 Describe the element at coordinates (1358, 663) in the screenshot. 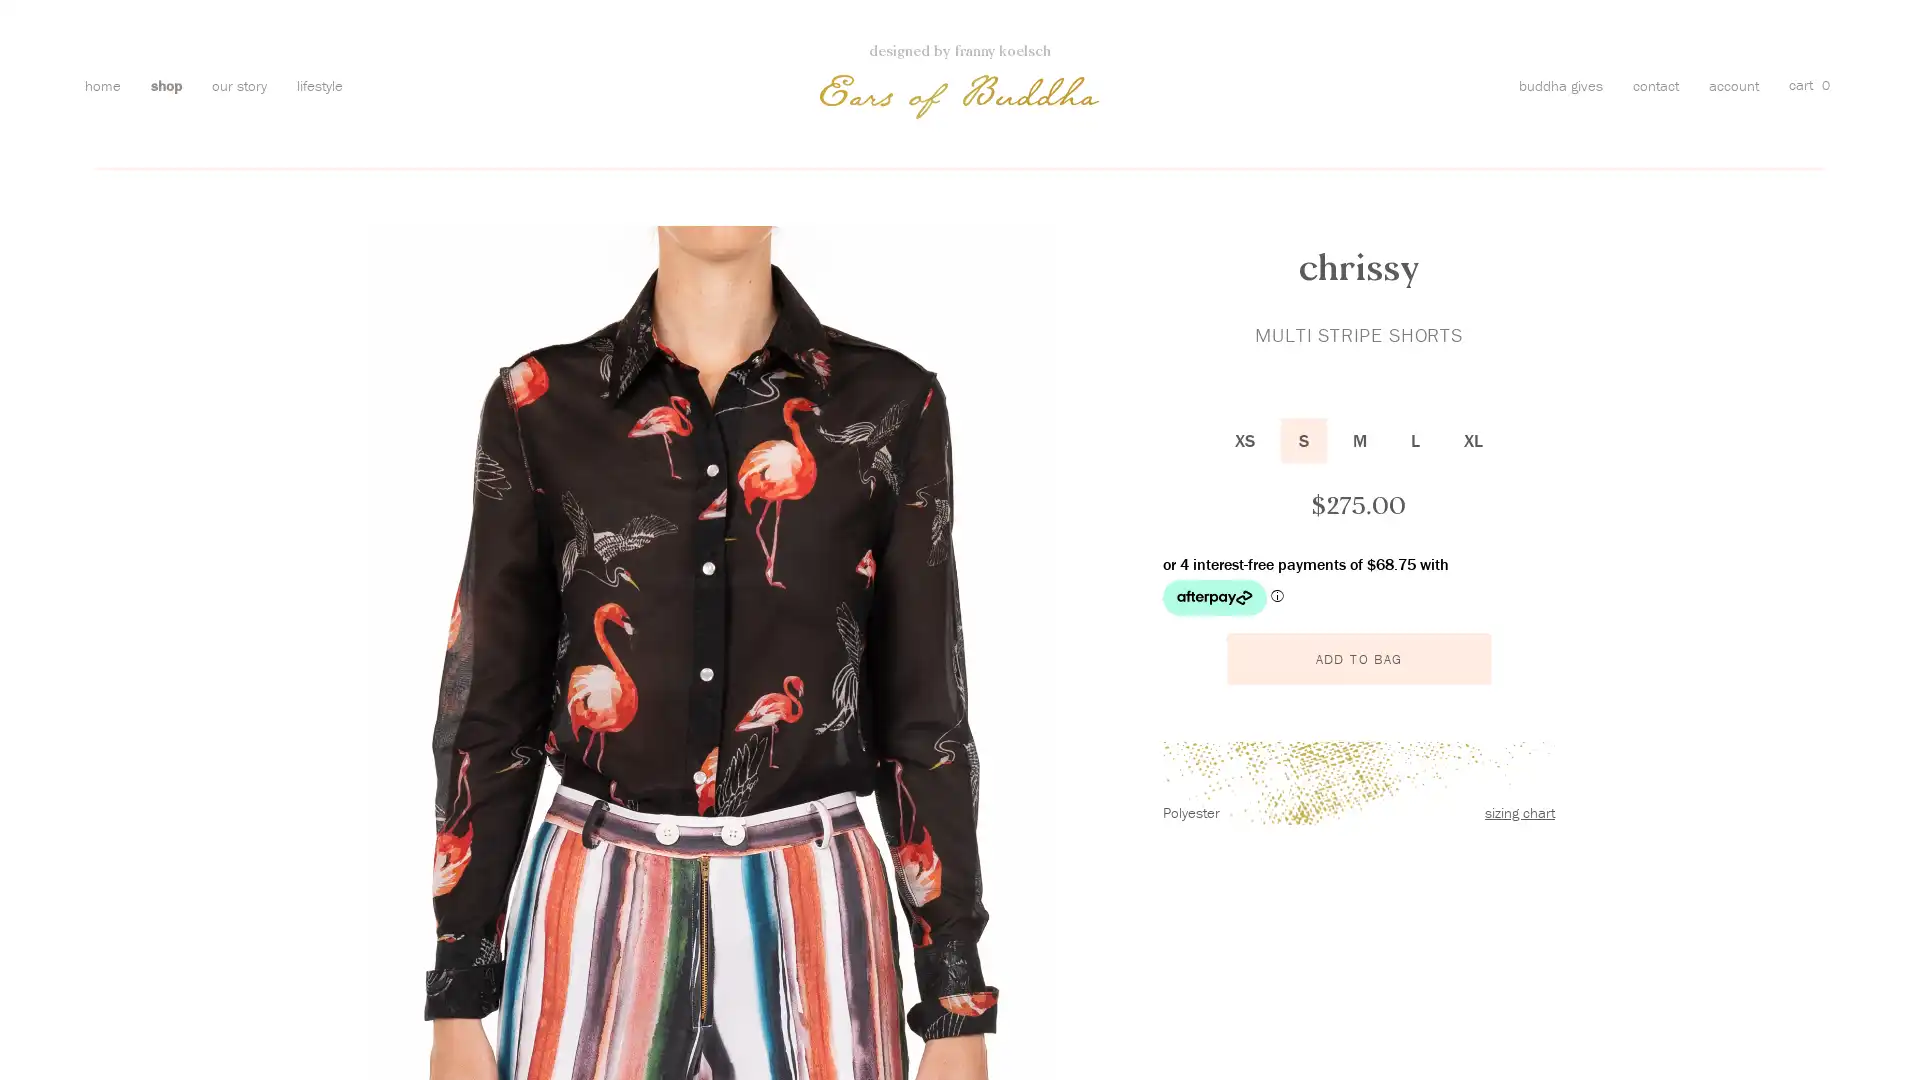

I see `ADD TO BAG` at that location.